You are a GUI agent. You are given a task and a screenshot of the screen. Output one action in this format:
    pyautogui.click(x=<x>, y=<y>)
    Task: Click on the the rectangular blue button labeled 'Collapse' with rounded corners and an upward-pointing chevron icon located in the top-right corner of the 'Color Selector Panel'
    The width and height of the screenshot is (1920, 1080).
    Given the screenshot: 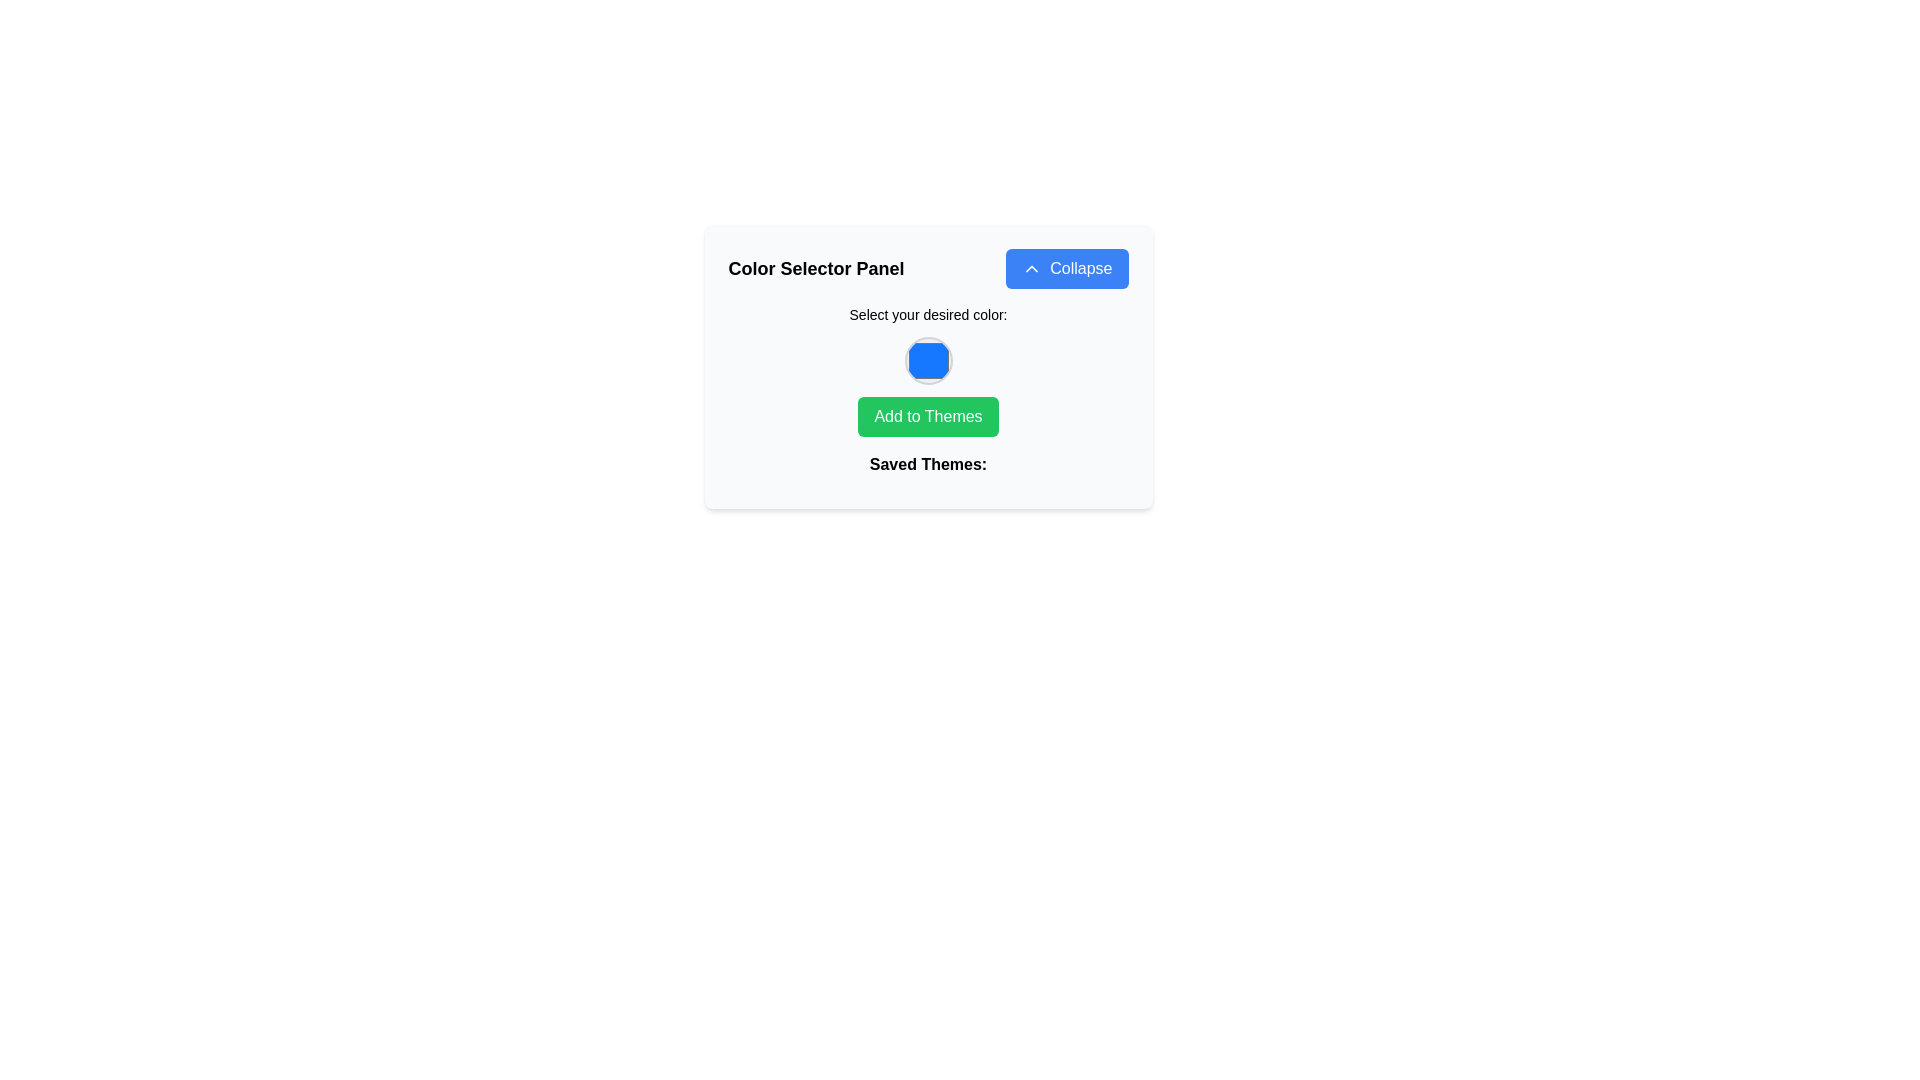 What is the action you would take?
    pyautogui.click(x=1066, y=268)
    